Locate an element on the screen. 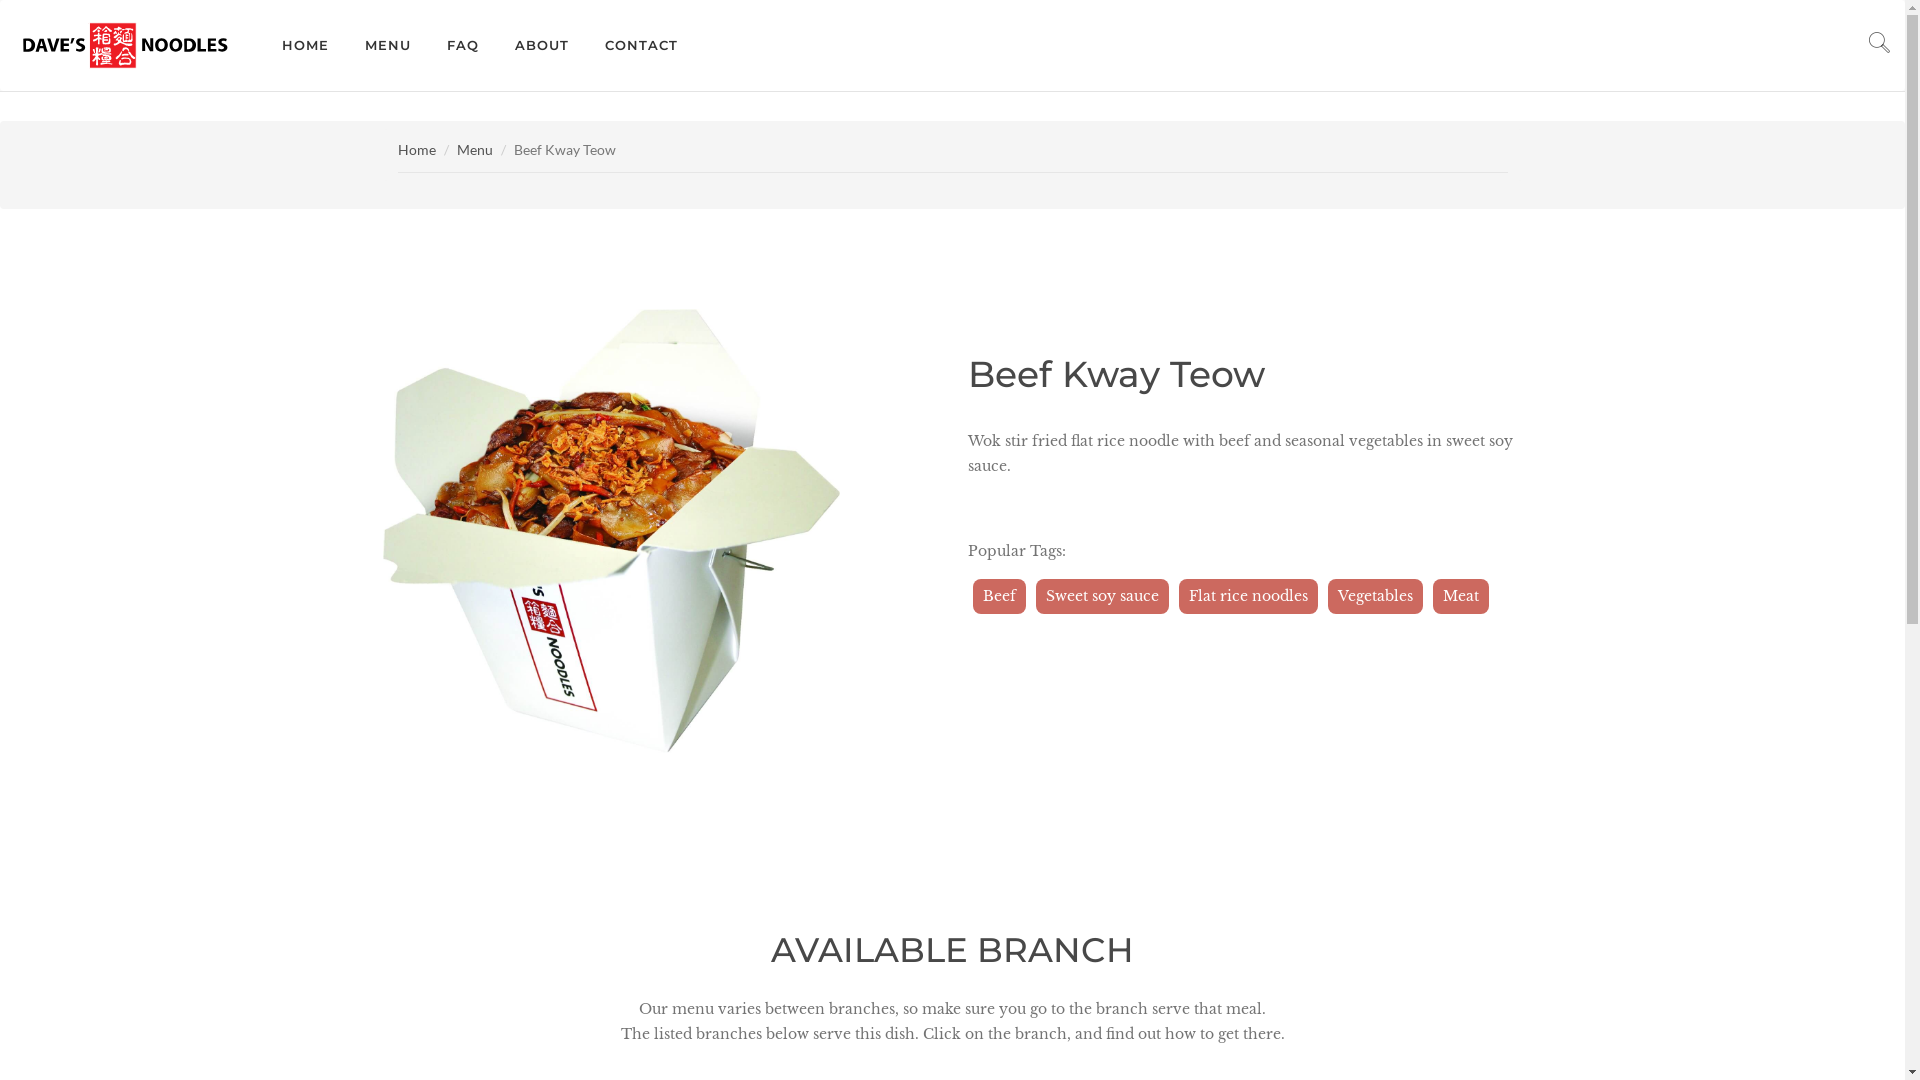 The image size is (1920, 1080). 'MENU' is located at coordinates (388, 45).